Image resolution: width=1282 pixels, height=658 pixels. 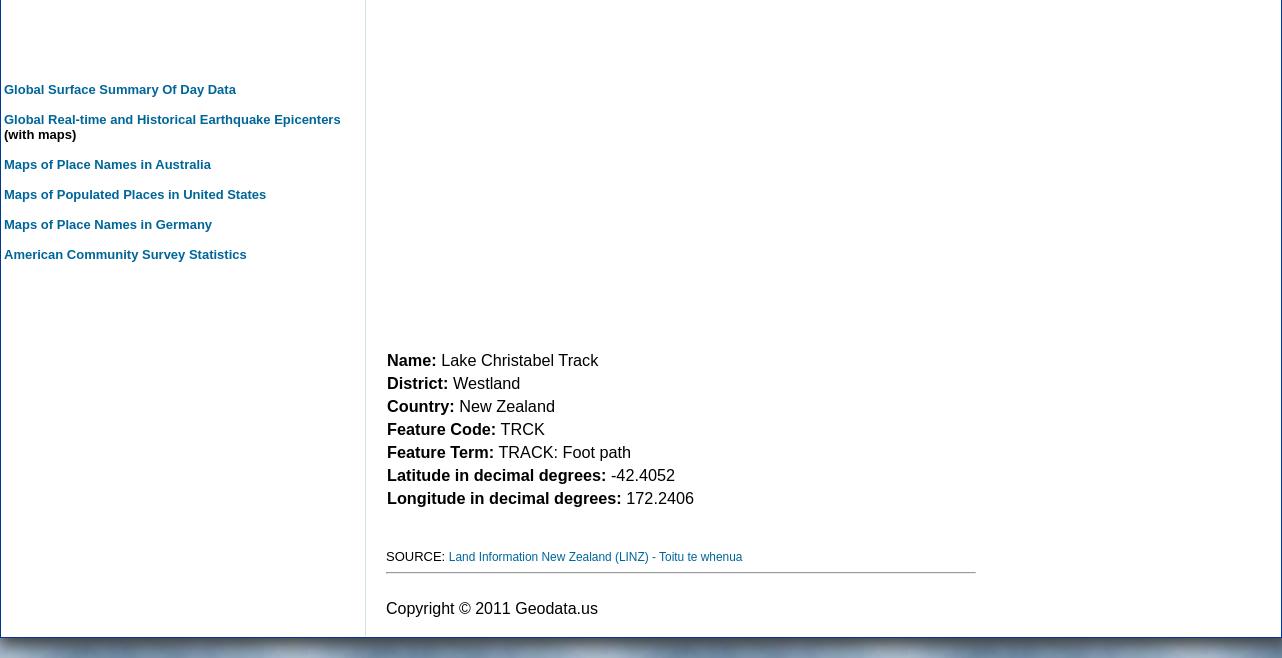 What do you see at coordinates (657, 496) in the screenshot?
I see `'172.2406'` at bounding box center [657, 496].